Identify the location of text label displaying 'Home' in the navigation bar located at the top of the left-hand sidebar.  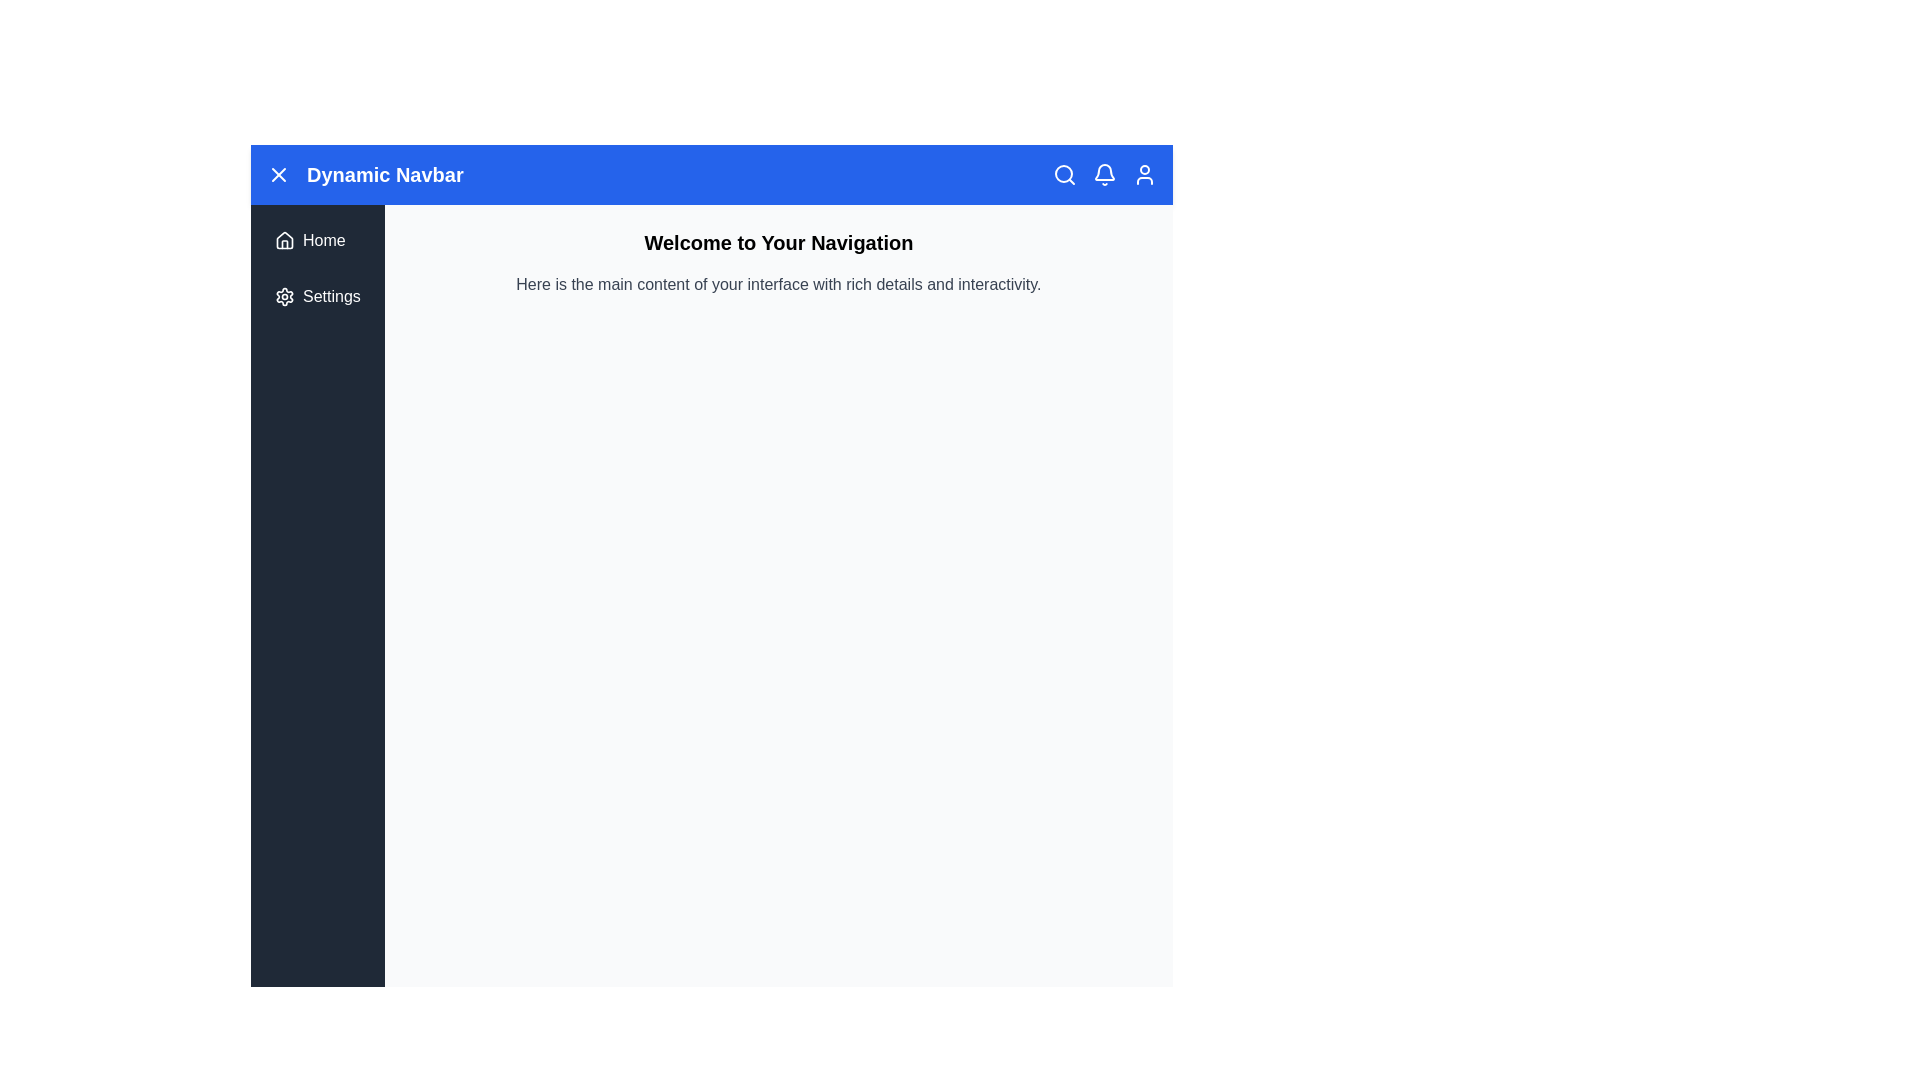
(324, 239).